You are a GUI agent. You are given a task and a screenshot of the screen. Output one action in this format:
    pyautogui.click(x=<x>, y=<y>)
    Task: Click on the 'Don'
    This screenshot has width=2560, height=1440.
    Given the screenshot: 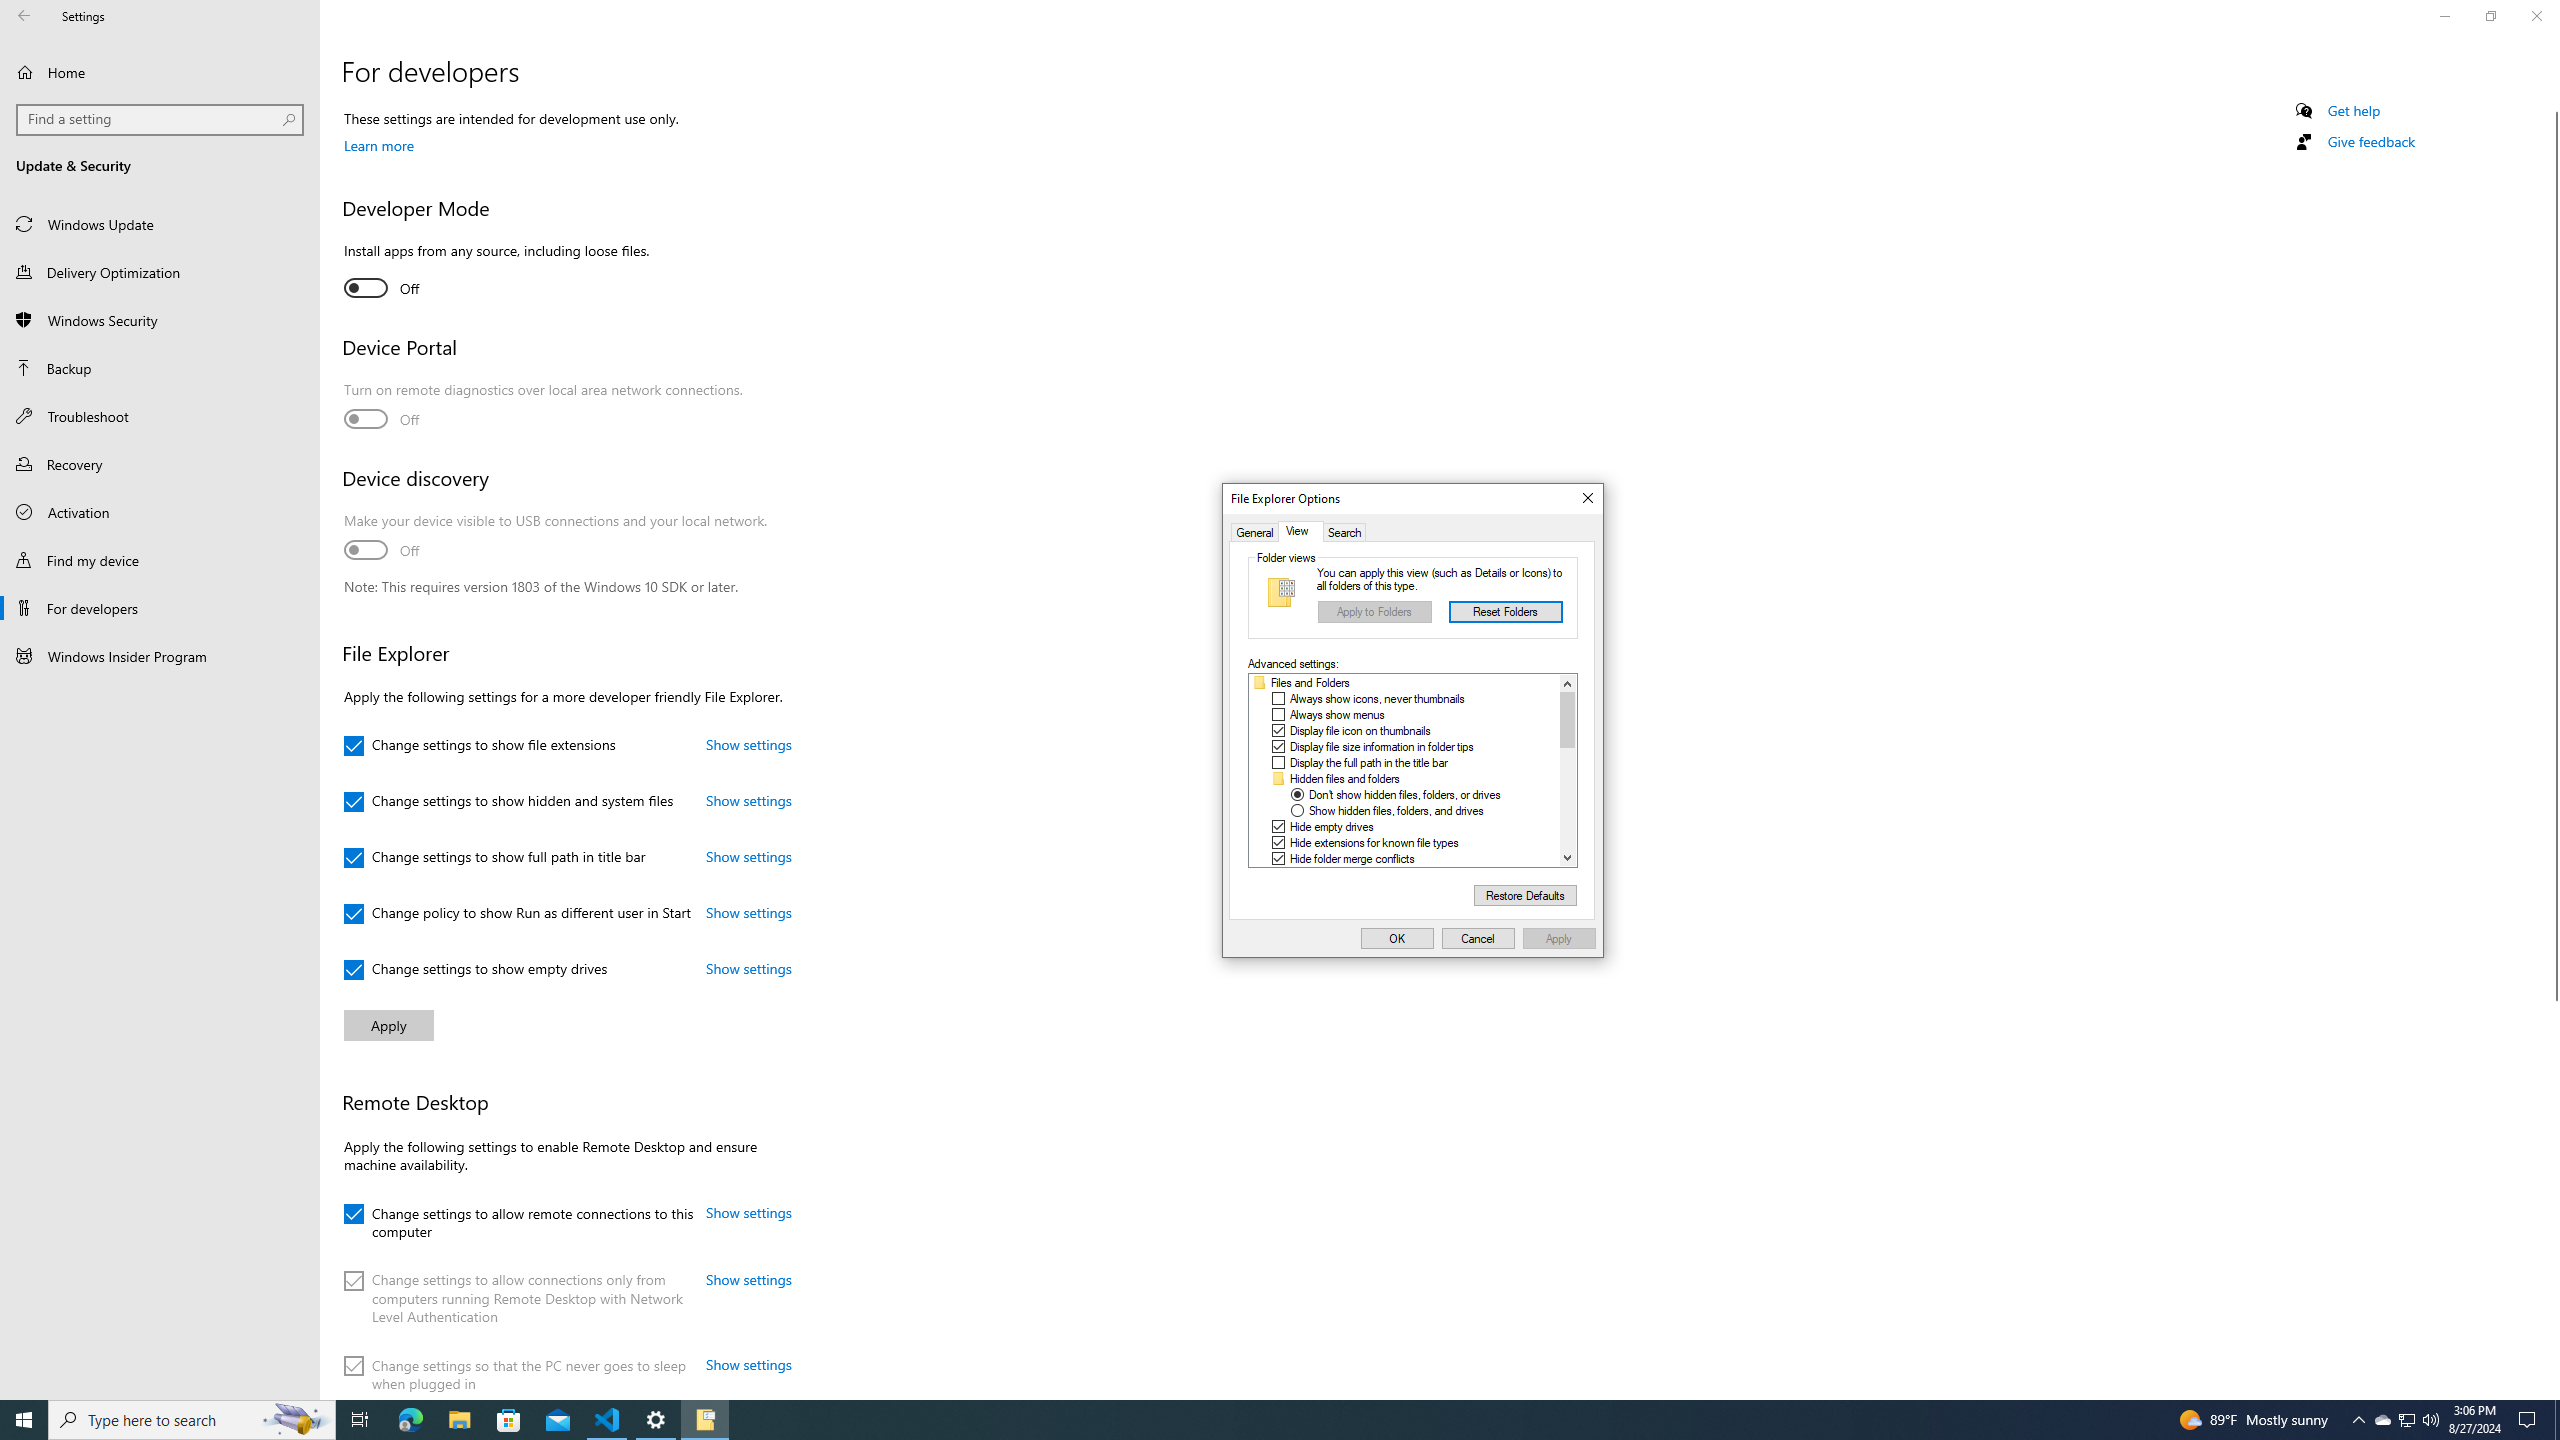 What is the action you would take?
    pyautogui.click(x=1405, y=794)
    